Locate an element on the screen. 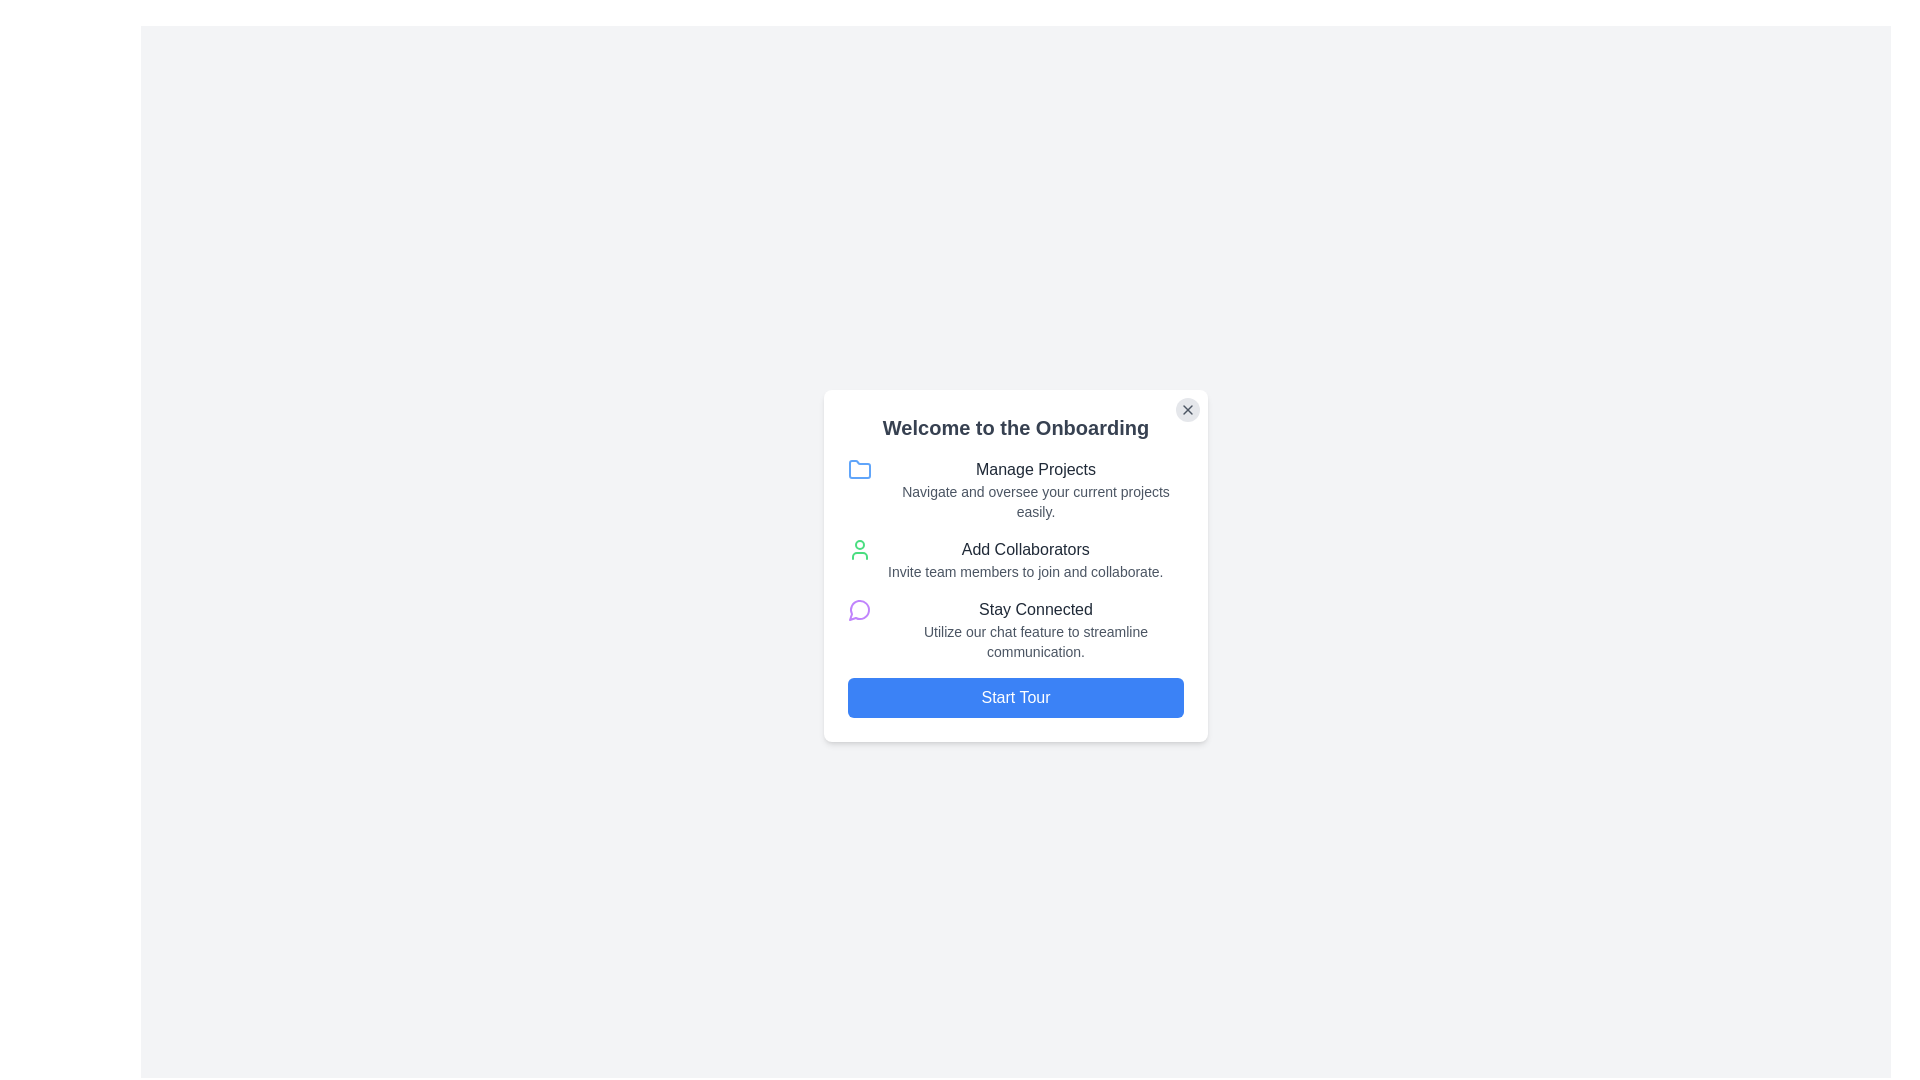  text label 'Stay Connected' which is positioned above the 'Start Tour' button and below the 'Add Collaborators' section is located at coordinates (1036, 608).